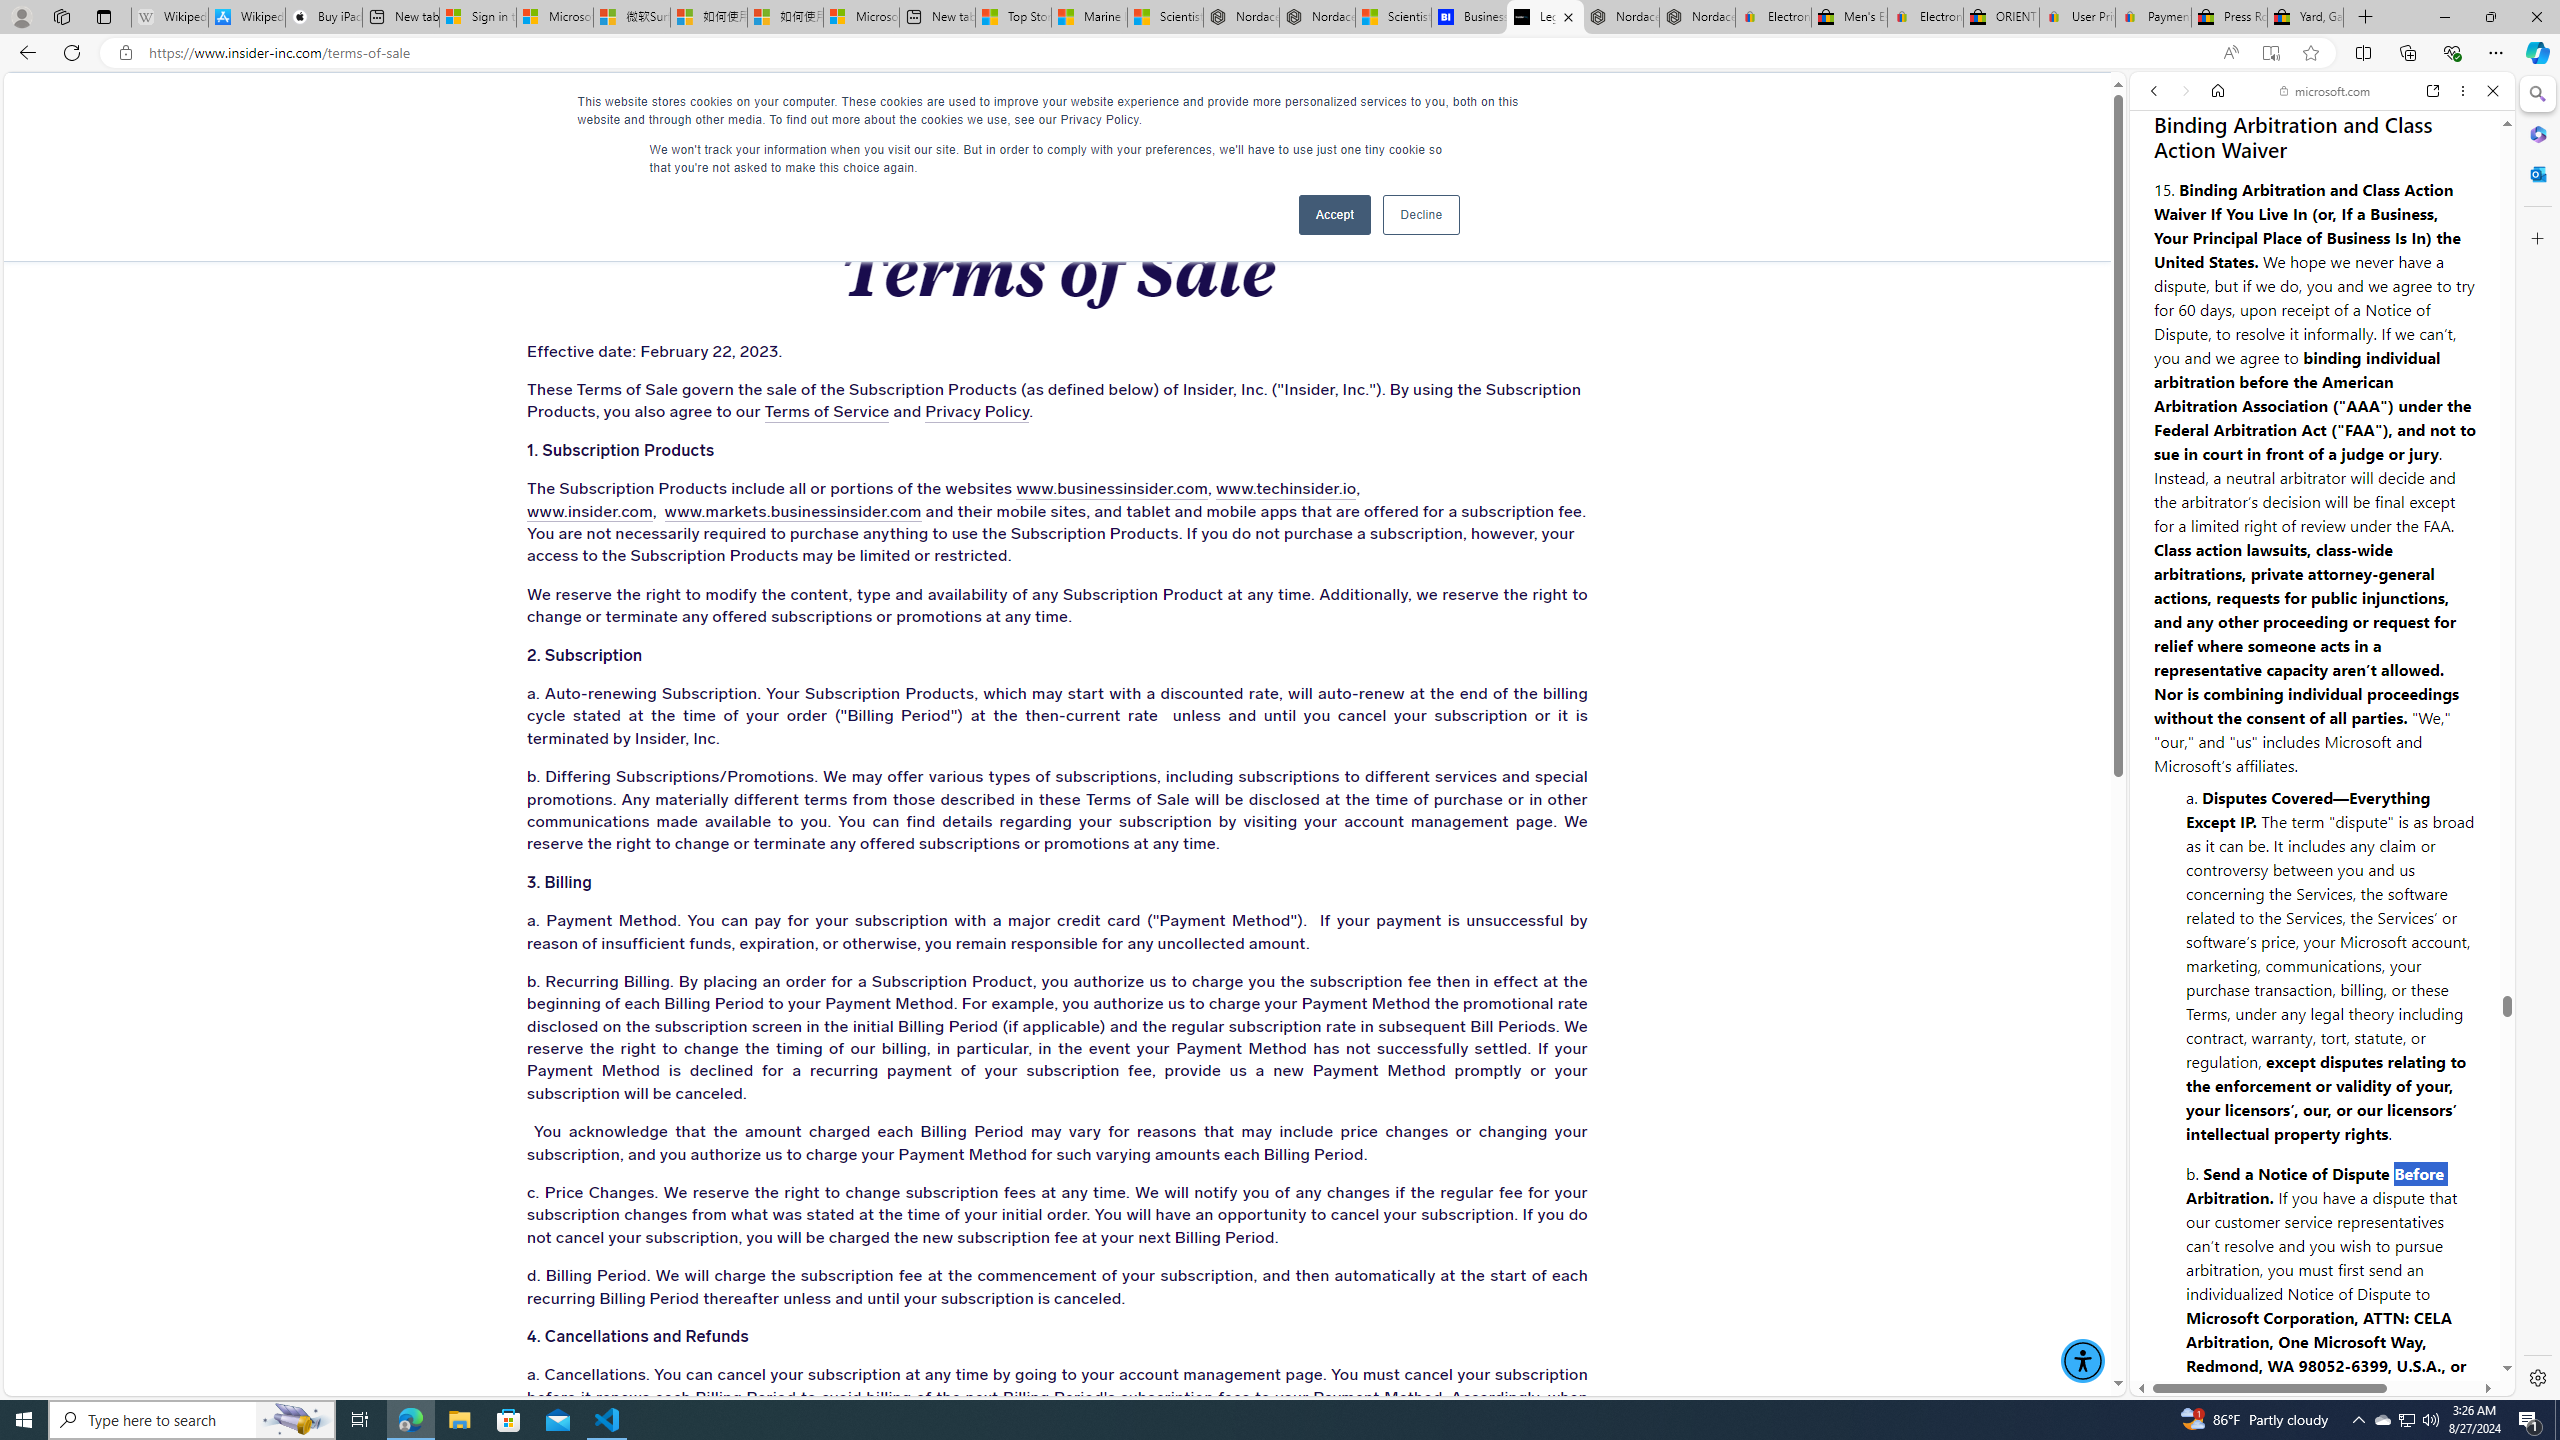 The width and height of the screenshot is (2560, 1440). Describe the element at coordinates (1419, 214) in the screenshot. I see `'Decline'` at that location.